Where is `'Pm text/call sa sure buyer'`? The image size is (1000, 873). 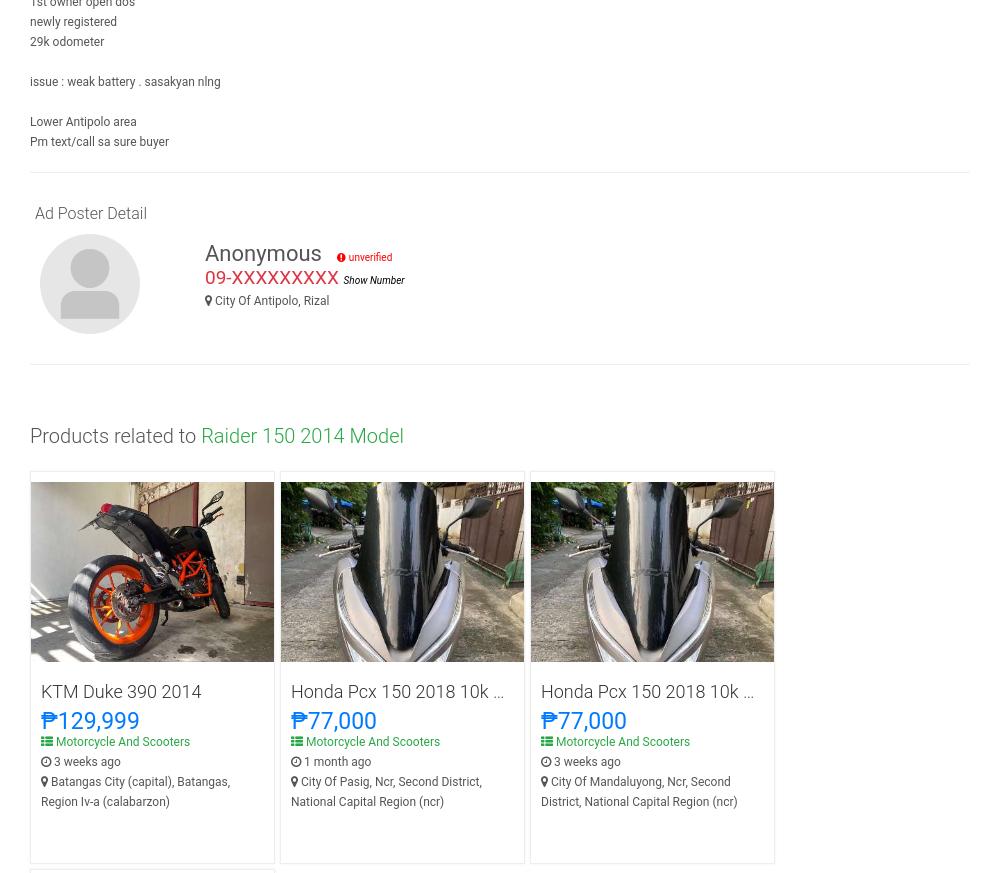
'Pm text/call sa sure buyer' is located at coordinates (98, 142).